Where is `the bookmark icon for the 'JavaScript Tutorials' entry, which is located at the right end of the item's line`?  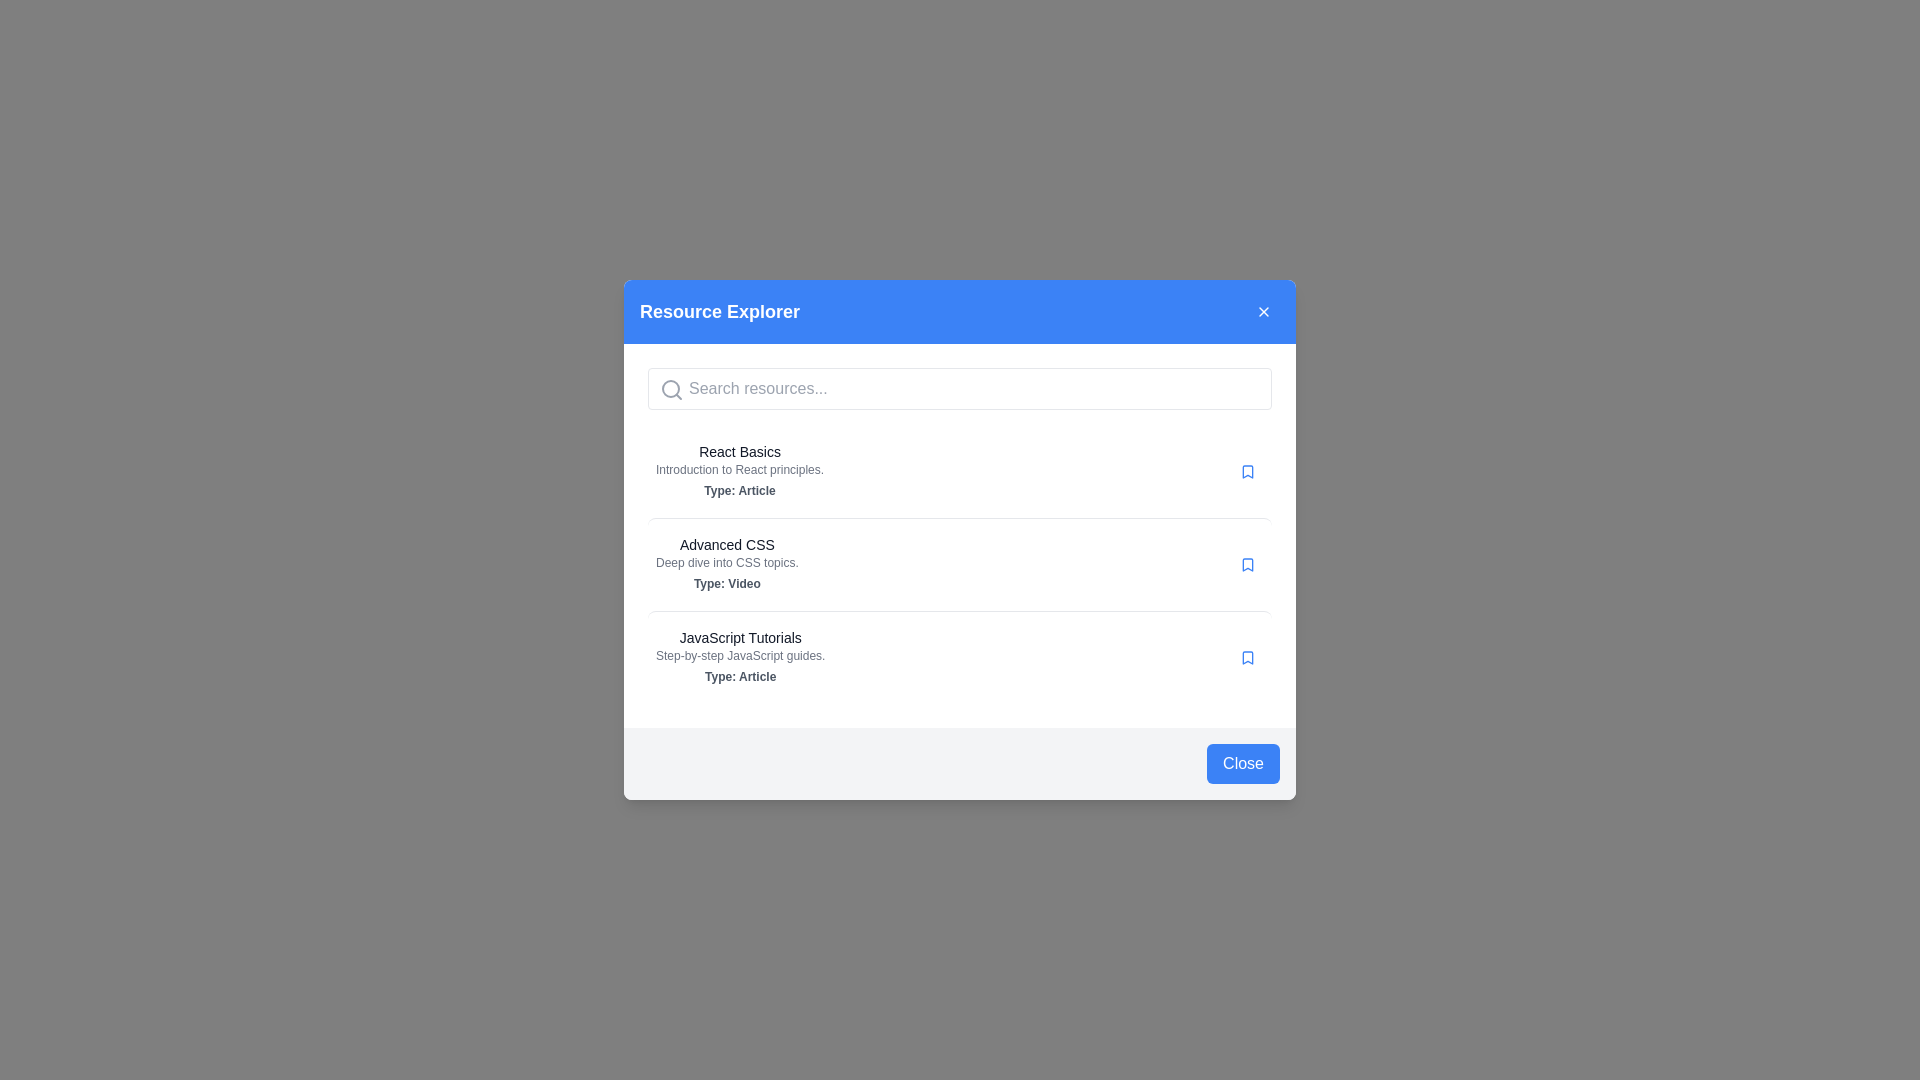
the bookmark icon for the 'JavaScript Tutorials' entry, which is located at the right end of the item's line is located at coordinates (1247, 658).